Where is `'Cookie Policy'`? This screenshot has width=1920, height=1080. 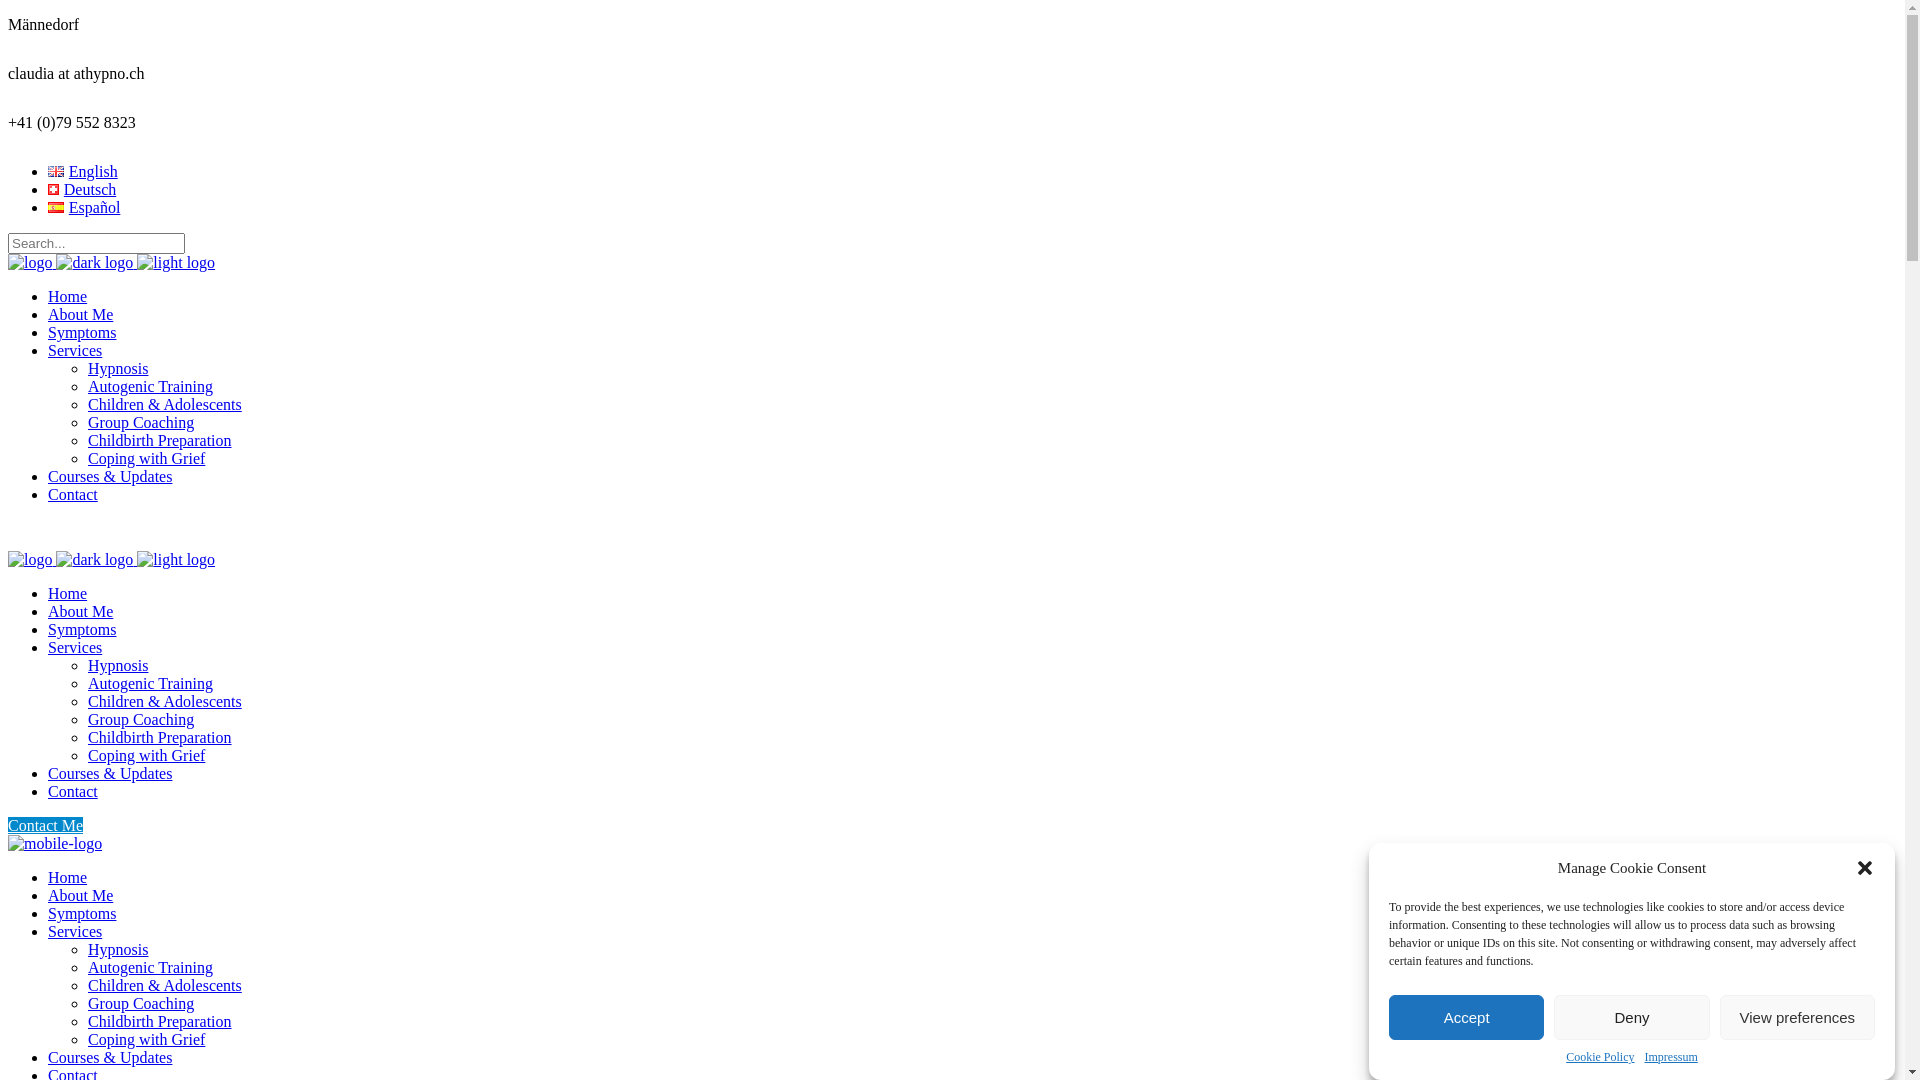
'Cookie Policy' is located at coordinates (1598, 1056).